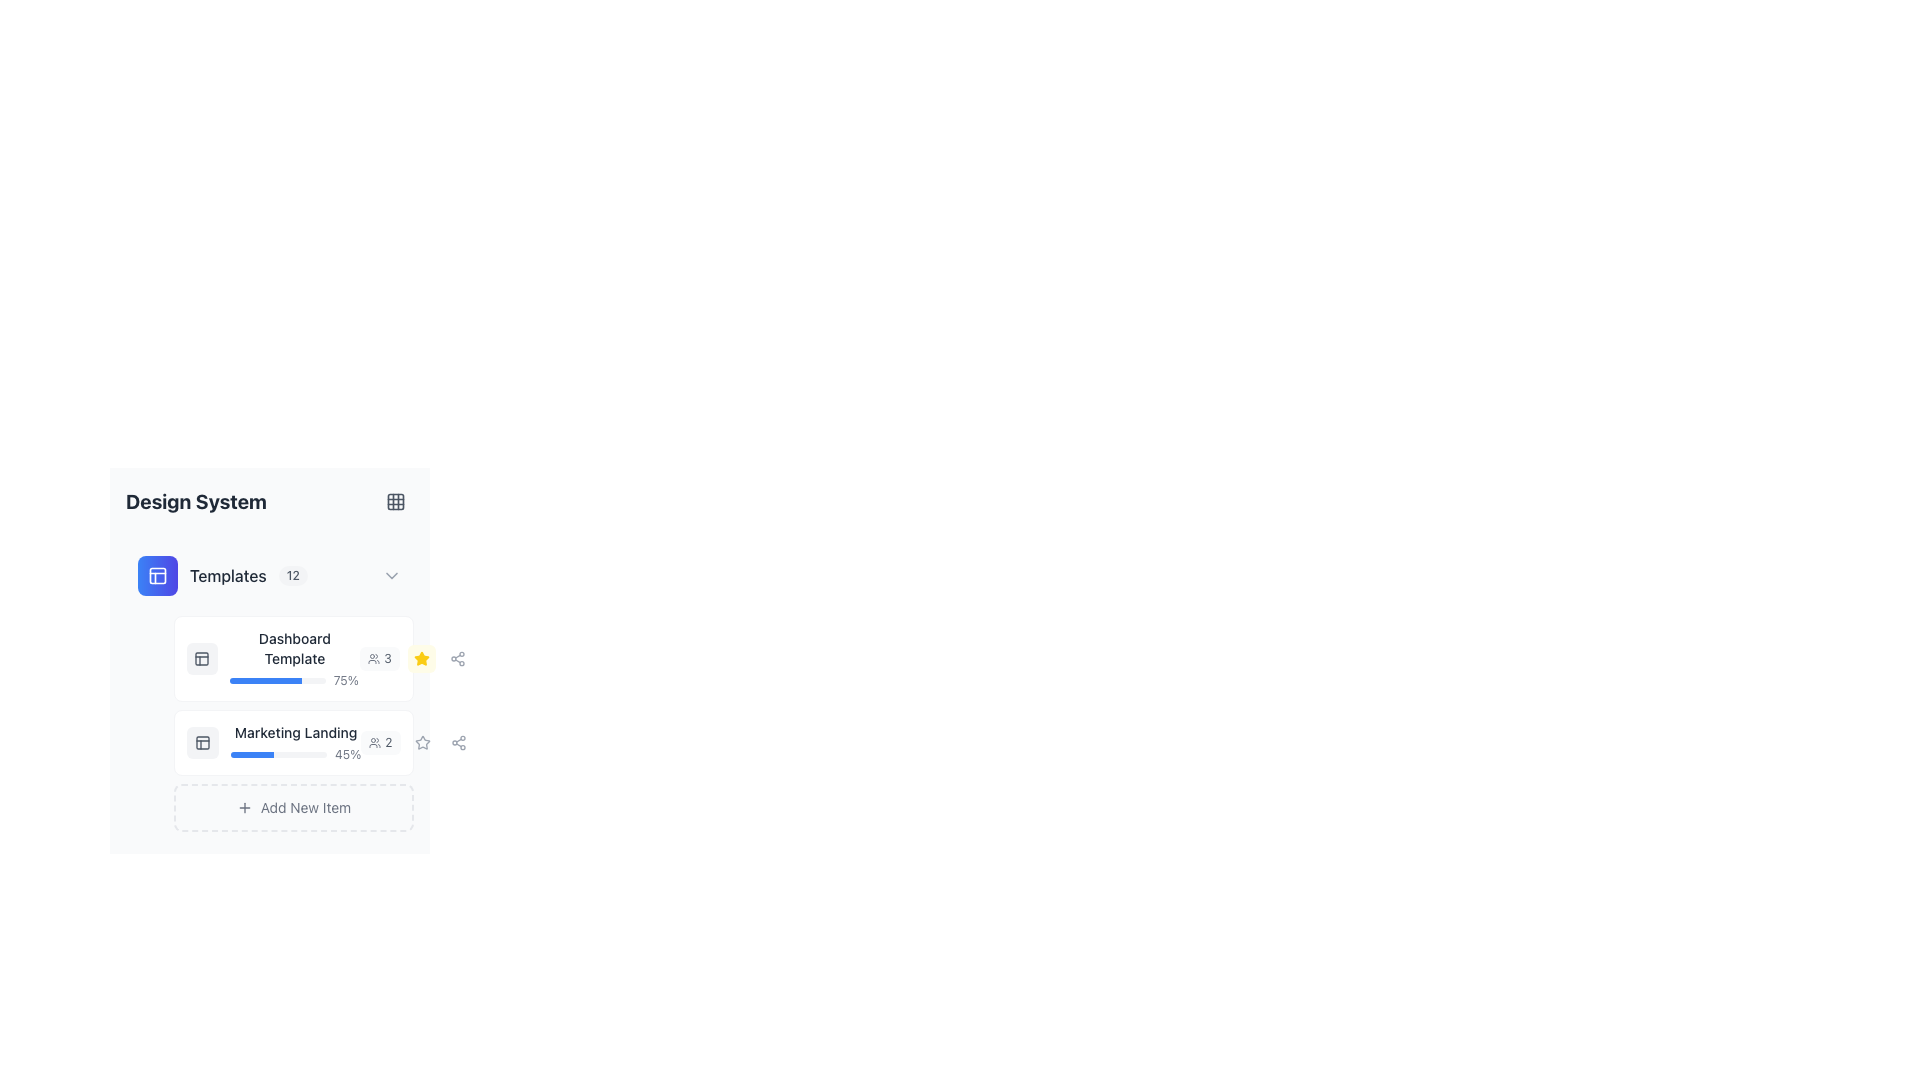  Describe the element at coordinates (292, 659) in the screenshot. I see `the dashboard template card located in the 'Templates' section` at that location.